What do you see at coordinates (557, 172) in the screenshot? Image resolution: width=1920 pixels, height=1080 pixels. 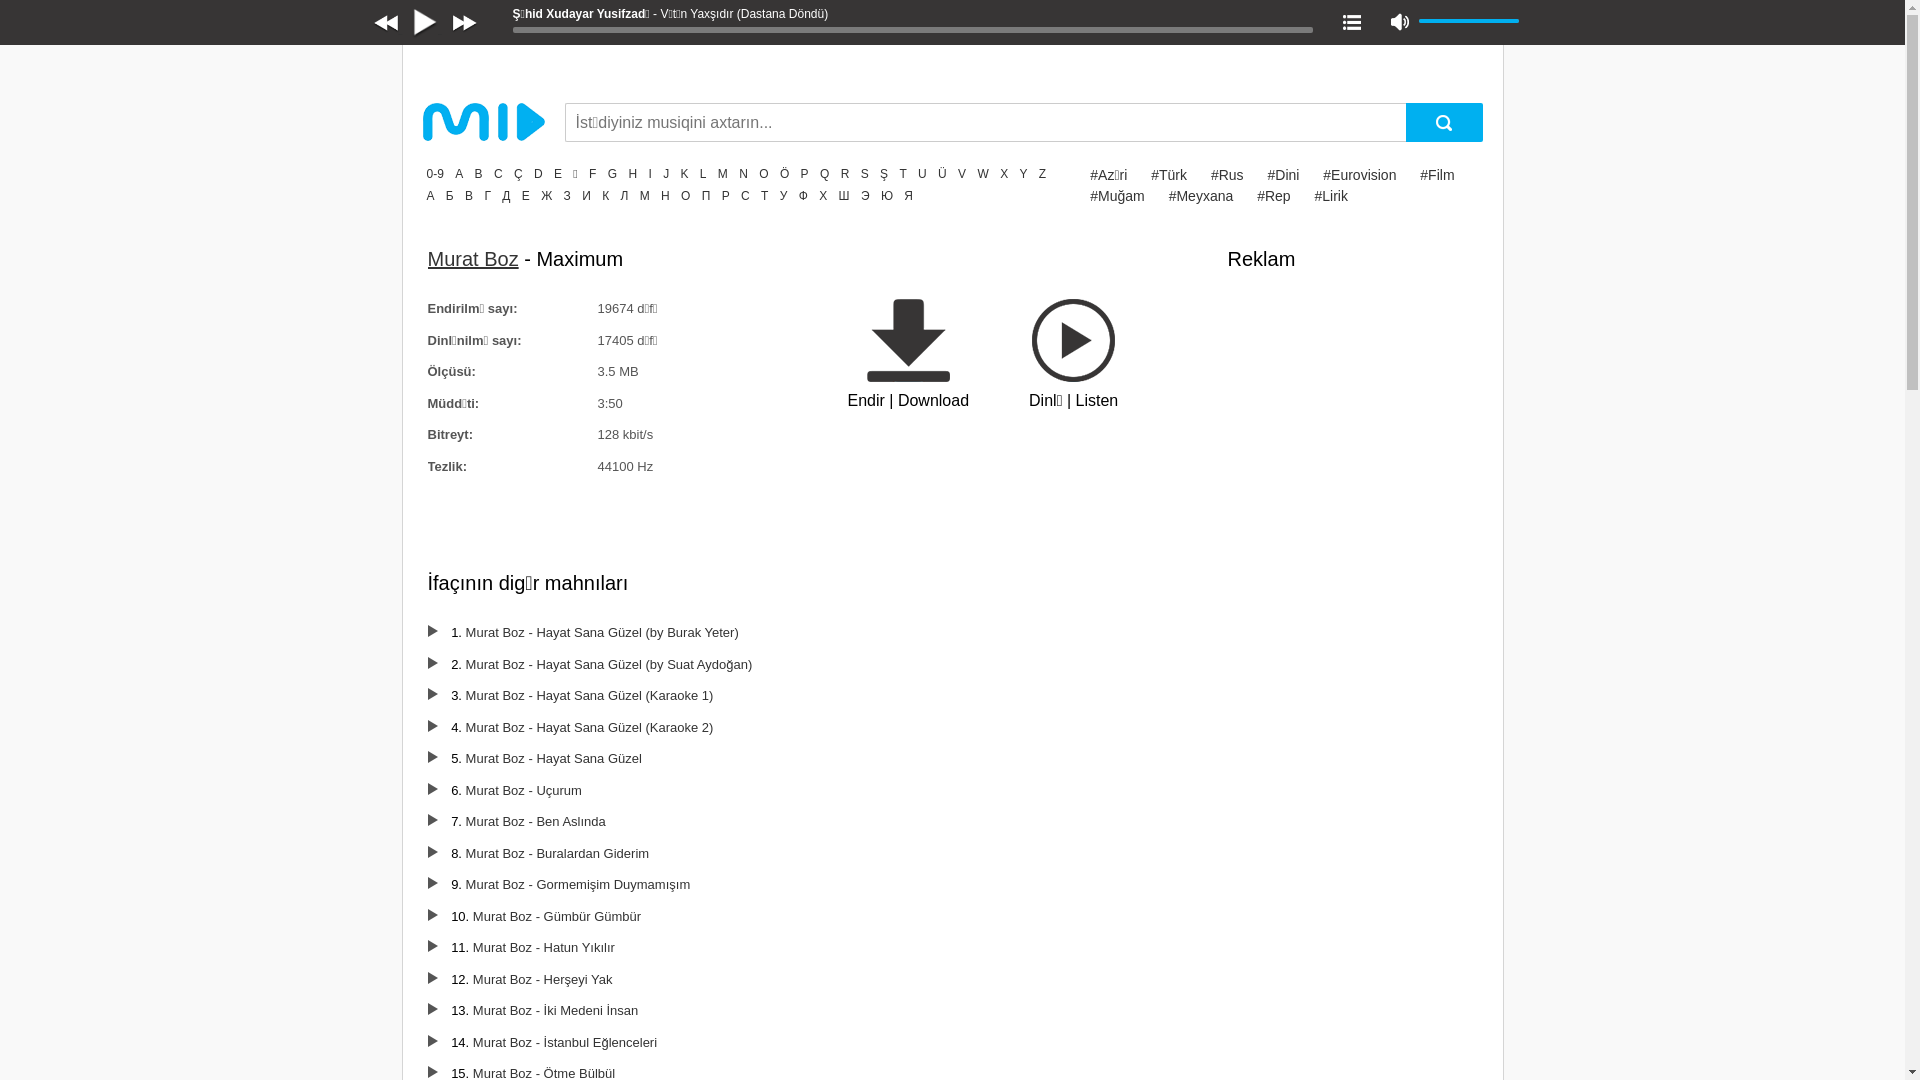 I see `'E'` at bounding box center [557, 172].